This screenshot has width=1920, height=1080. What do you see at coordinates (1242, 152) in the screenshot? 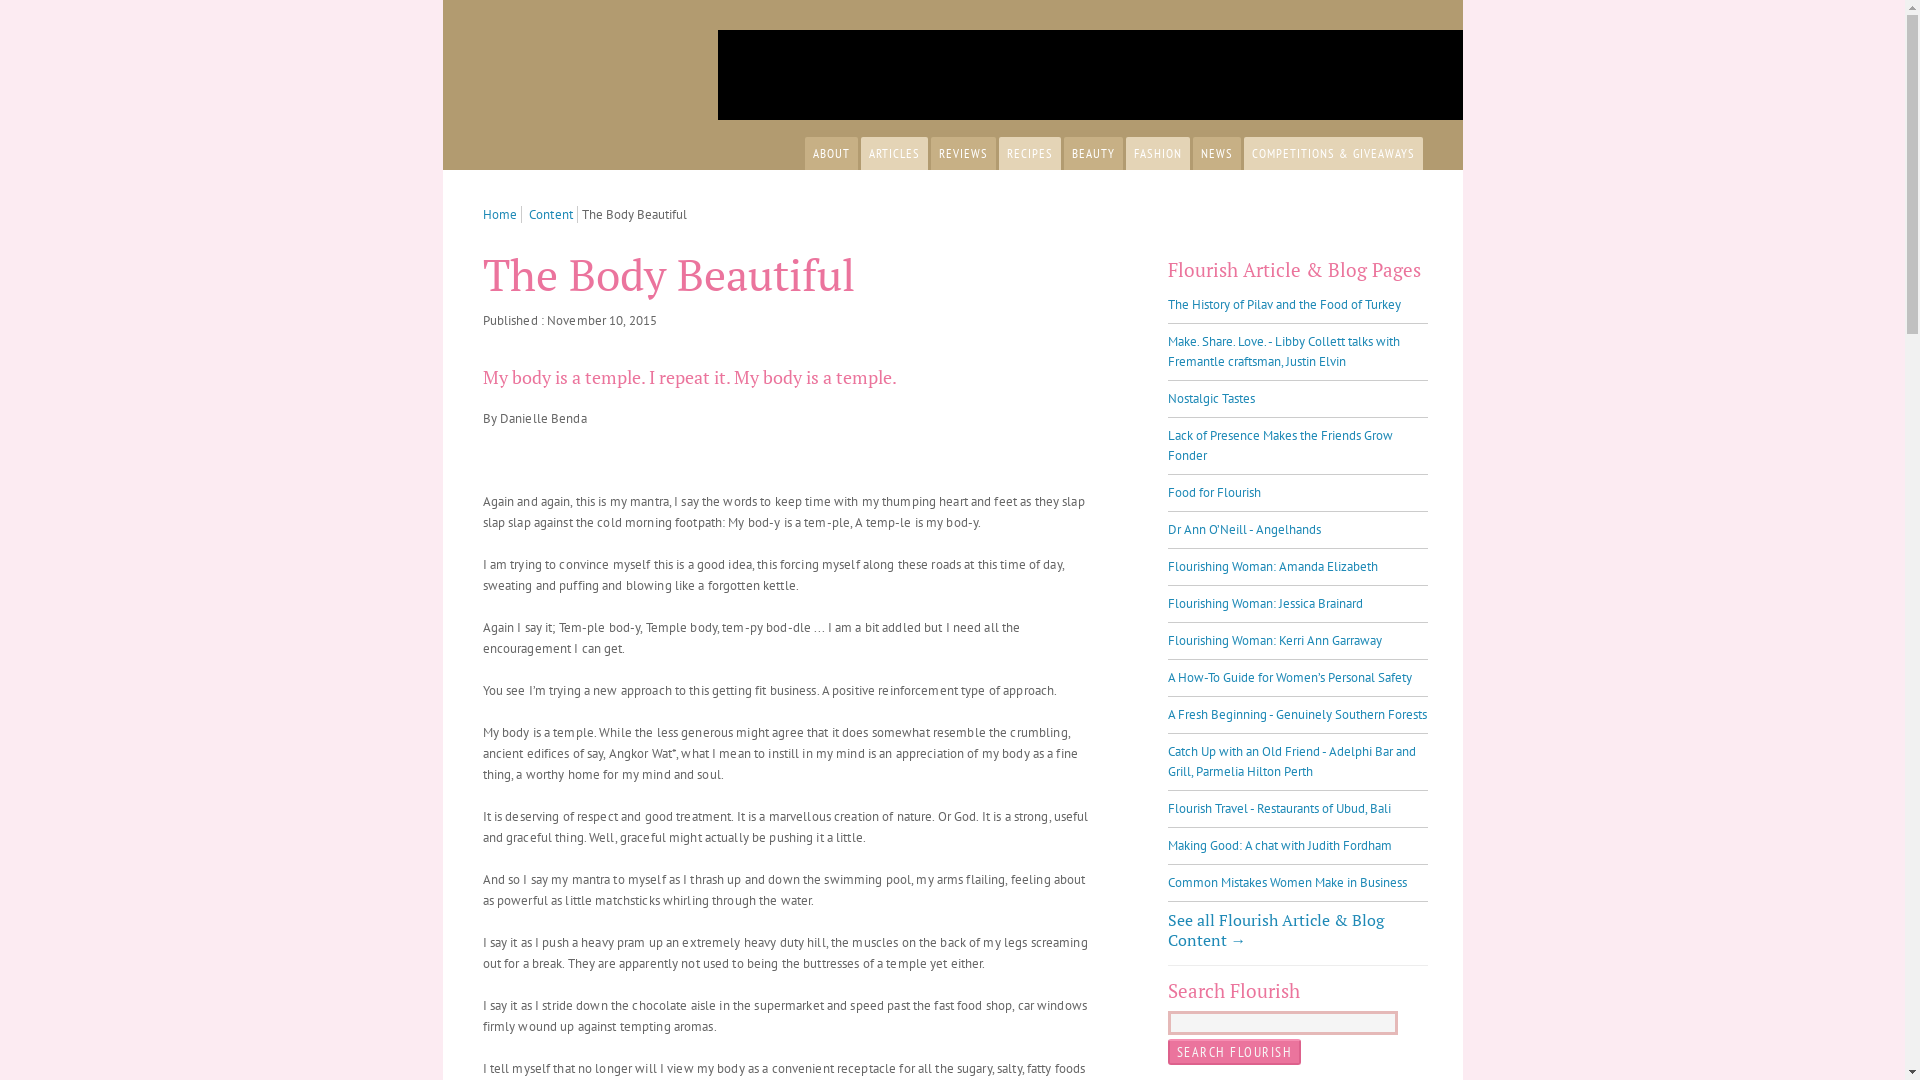
I see `'COMPETITIONS & GIVEAWAYS'` at bounding box center [1242, 152].